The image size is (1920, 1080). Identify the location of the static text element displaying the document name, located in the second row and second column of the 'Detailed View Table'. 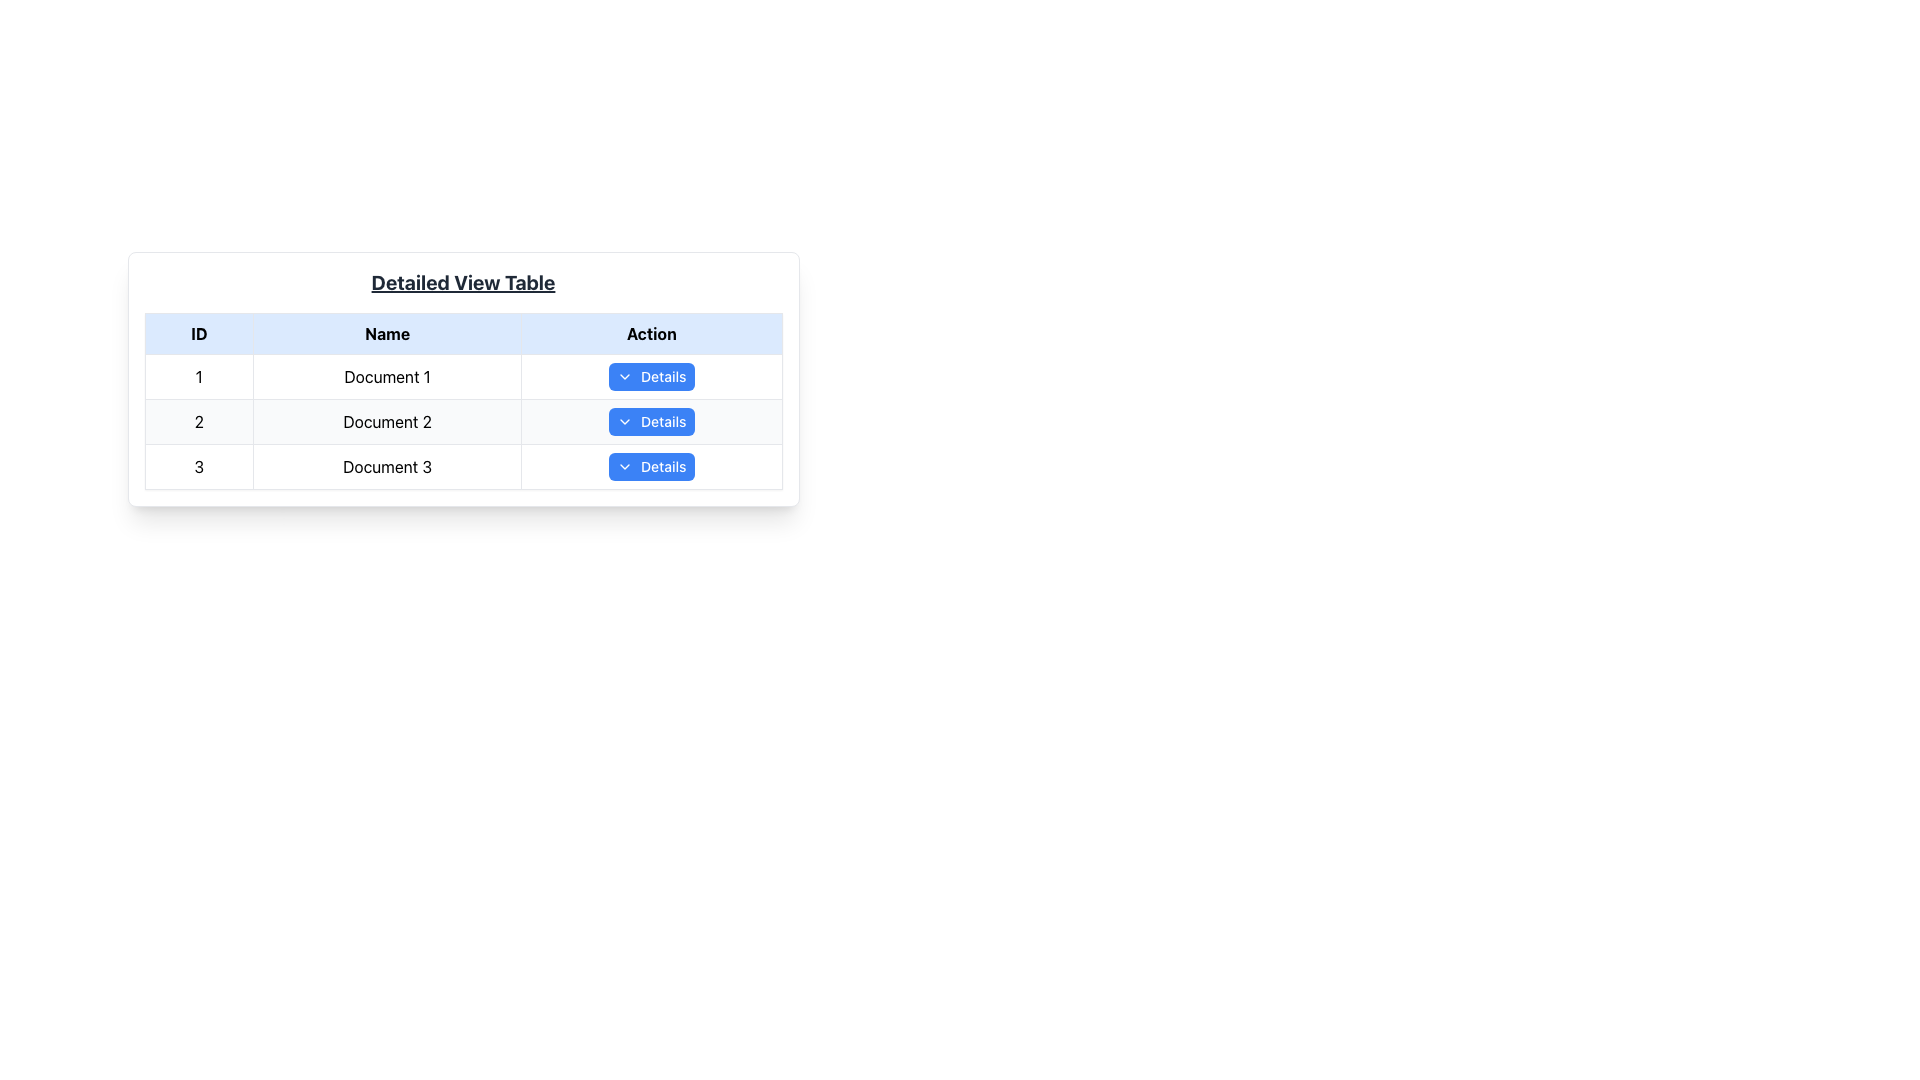
(387, 420).